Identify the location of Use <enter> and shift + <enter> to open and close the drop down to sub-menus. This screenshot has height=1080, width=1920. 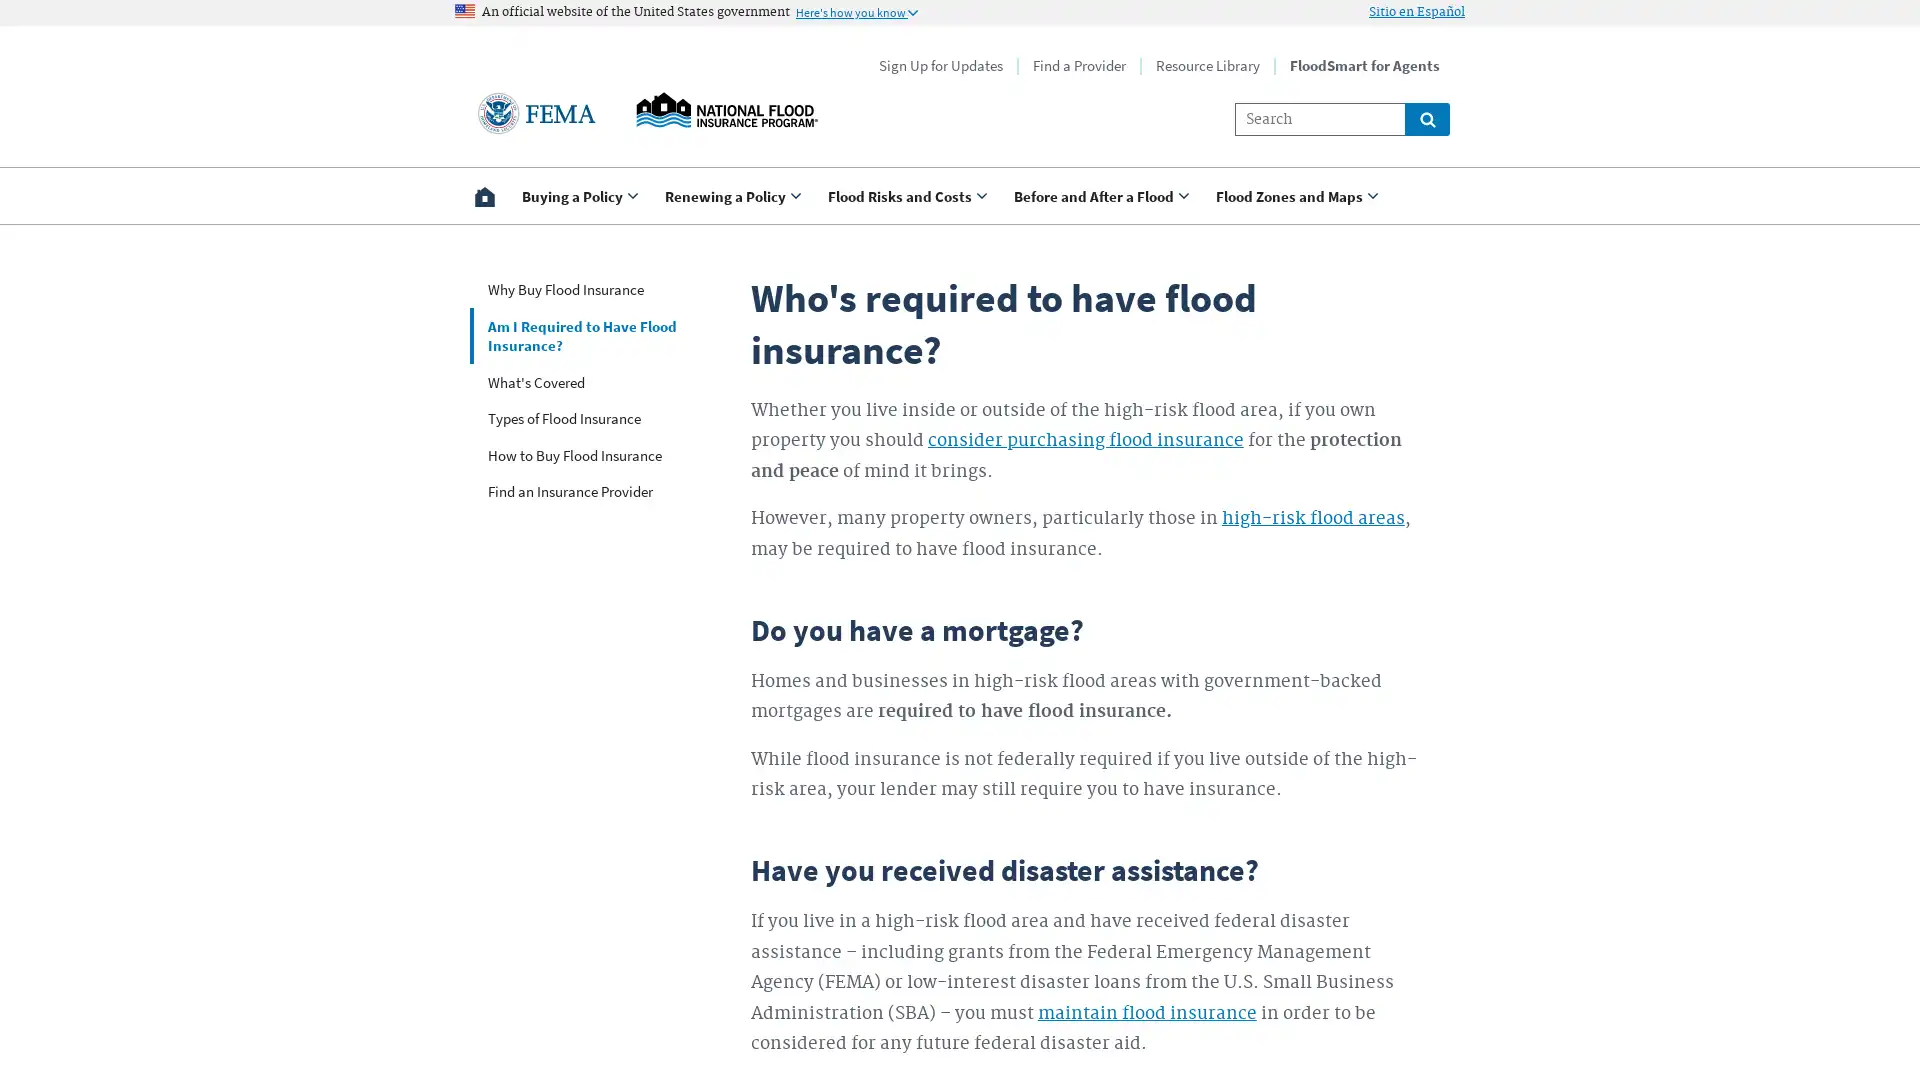
(1300, 195).